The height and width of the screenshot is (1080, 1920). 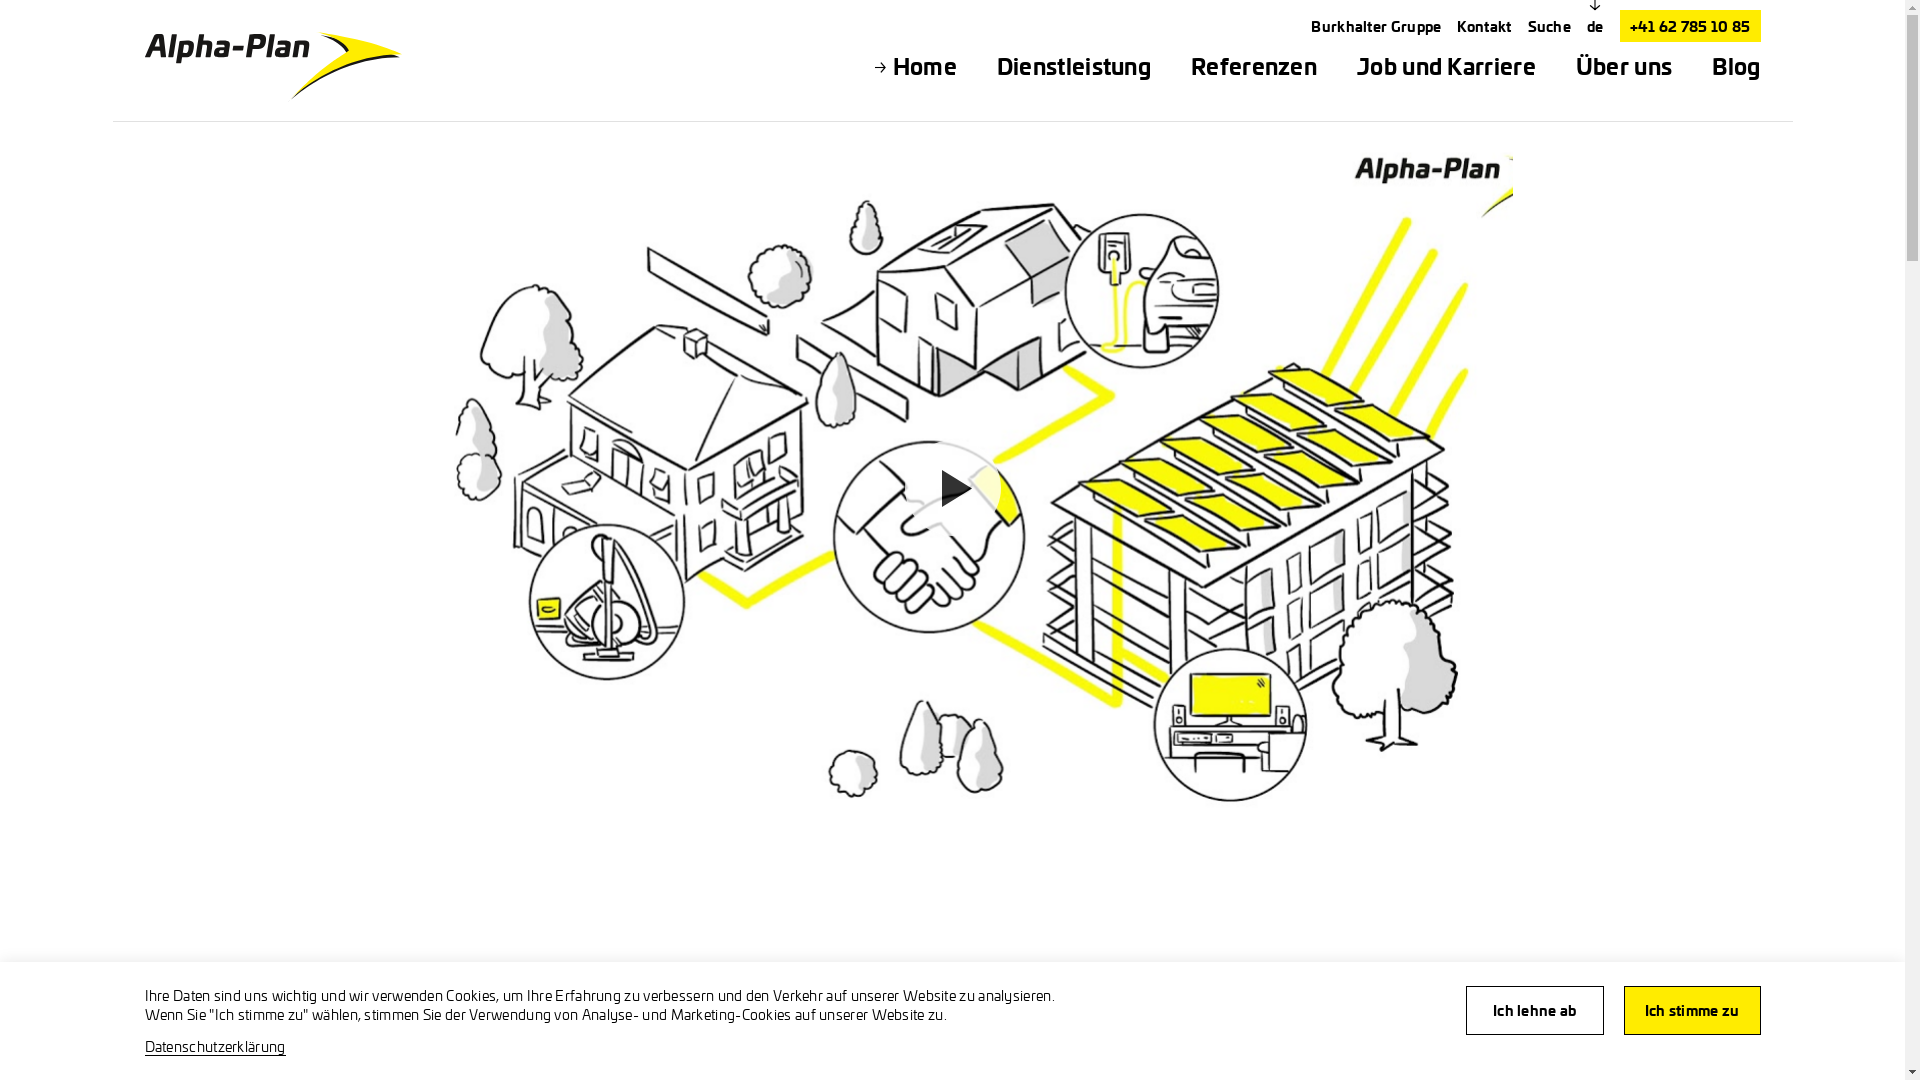 What do you see at coordinates (1252, 64) in the screenshot?
I see `'Referenzen'` at bounding box center [1252, 64].